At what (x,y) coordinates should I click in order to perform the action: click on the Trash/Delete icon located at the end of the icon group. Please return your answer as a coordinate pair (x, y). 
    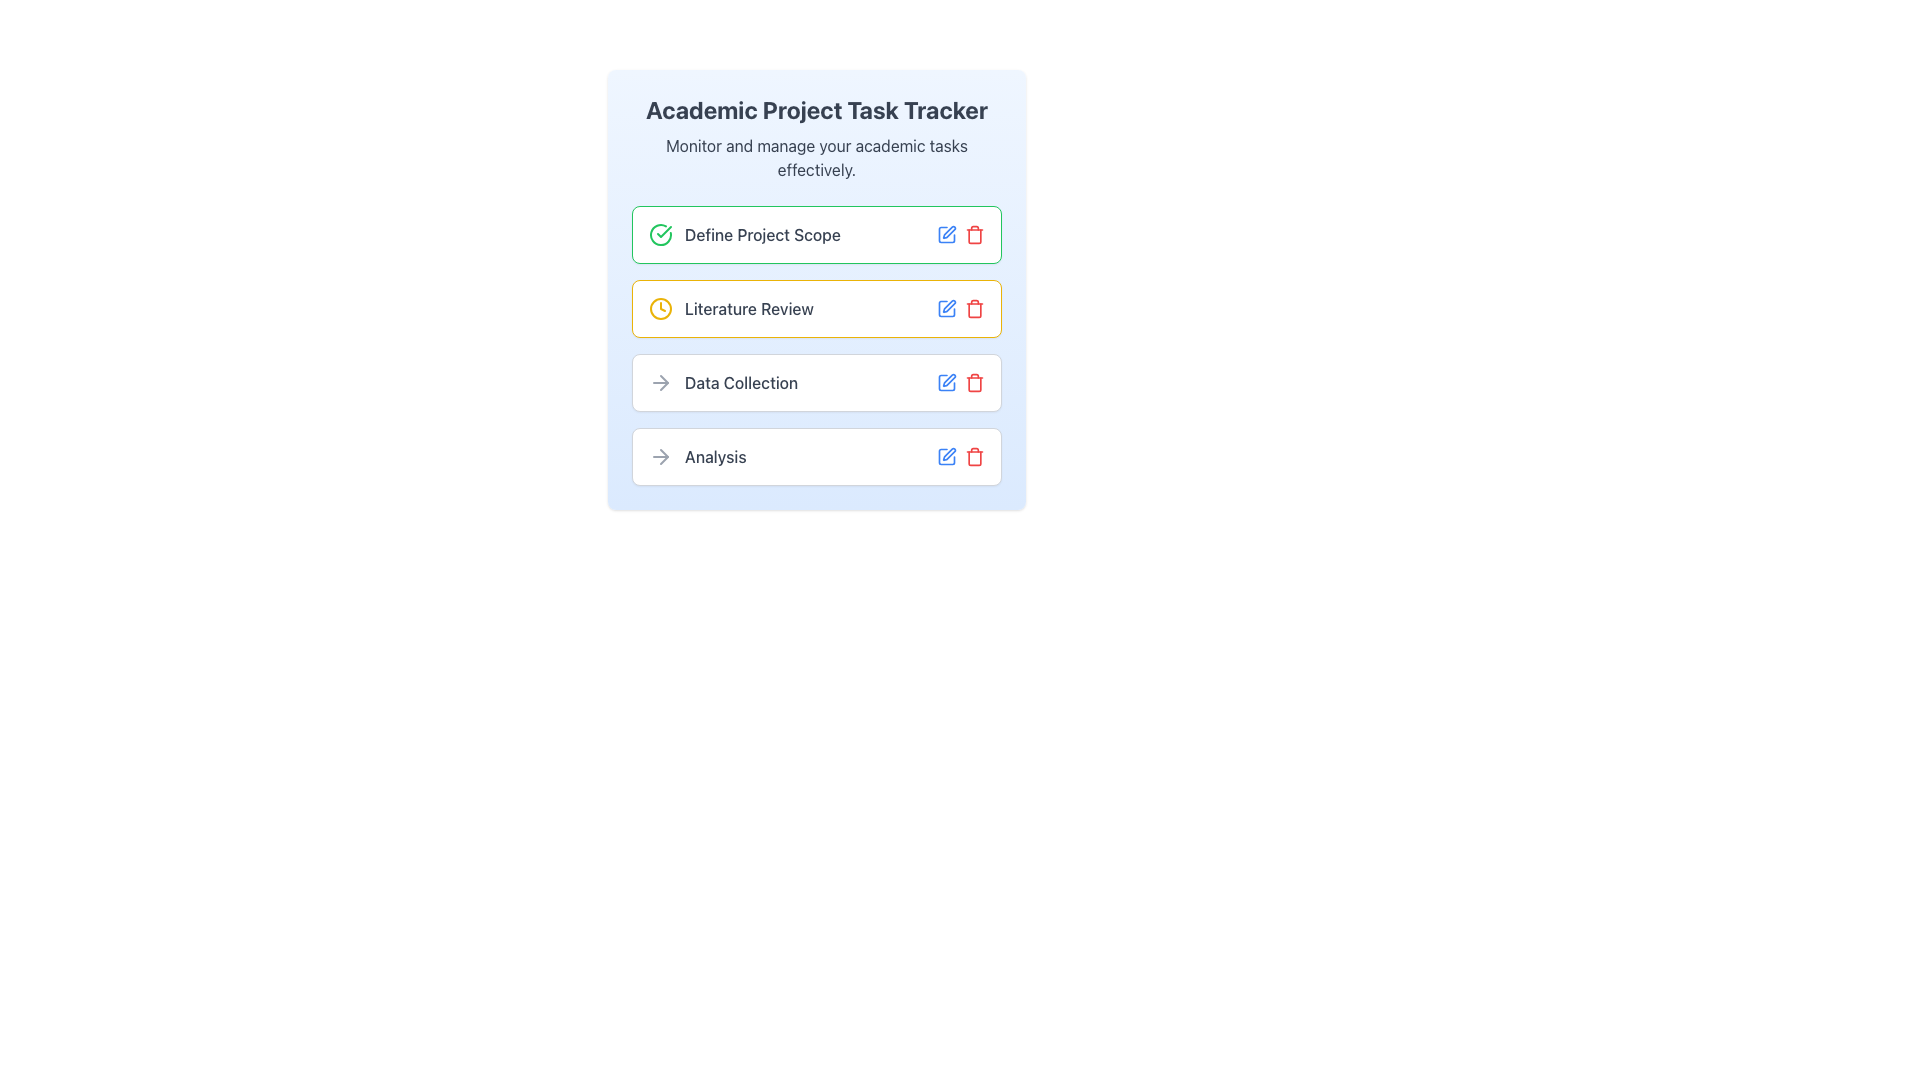
    Looking at the image, I should click on (974, 382).